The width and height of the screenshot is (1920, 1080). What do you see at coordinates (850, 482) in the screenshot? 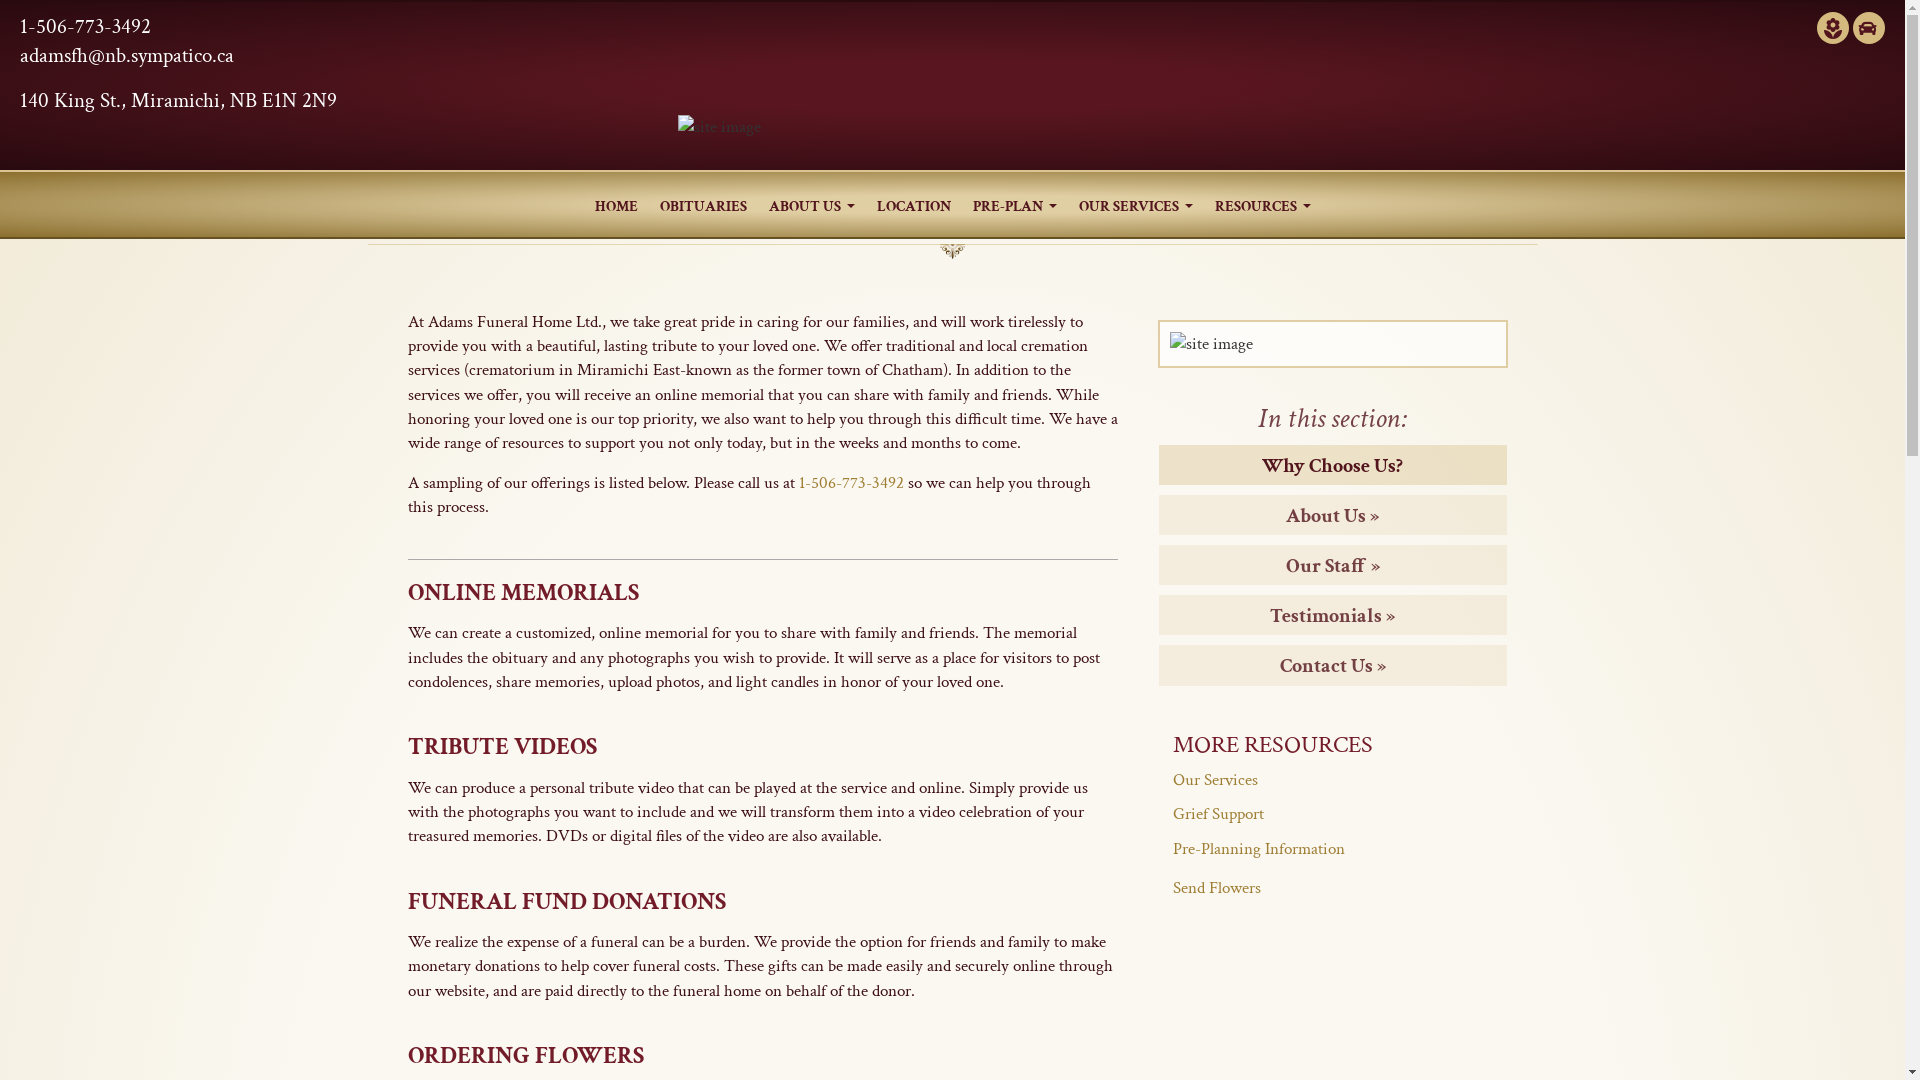
I see `'1-506-773-3492'` at bounding box center [850, 482].